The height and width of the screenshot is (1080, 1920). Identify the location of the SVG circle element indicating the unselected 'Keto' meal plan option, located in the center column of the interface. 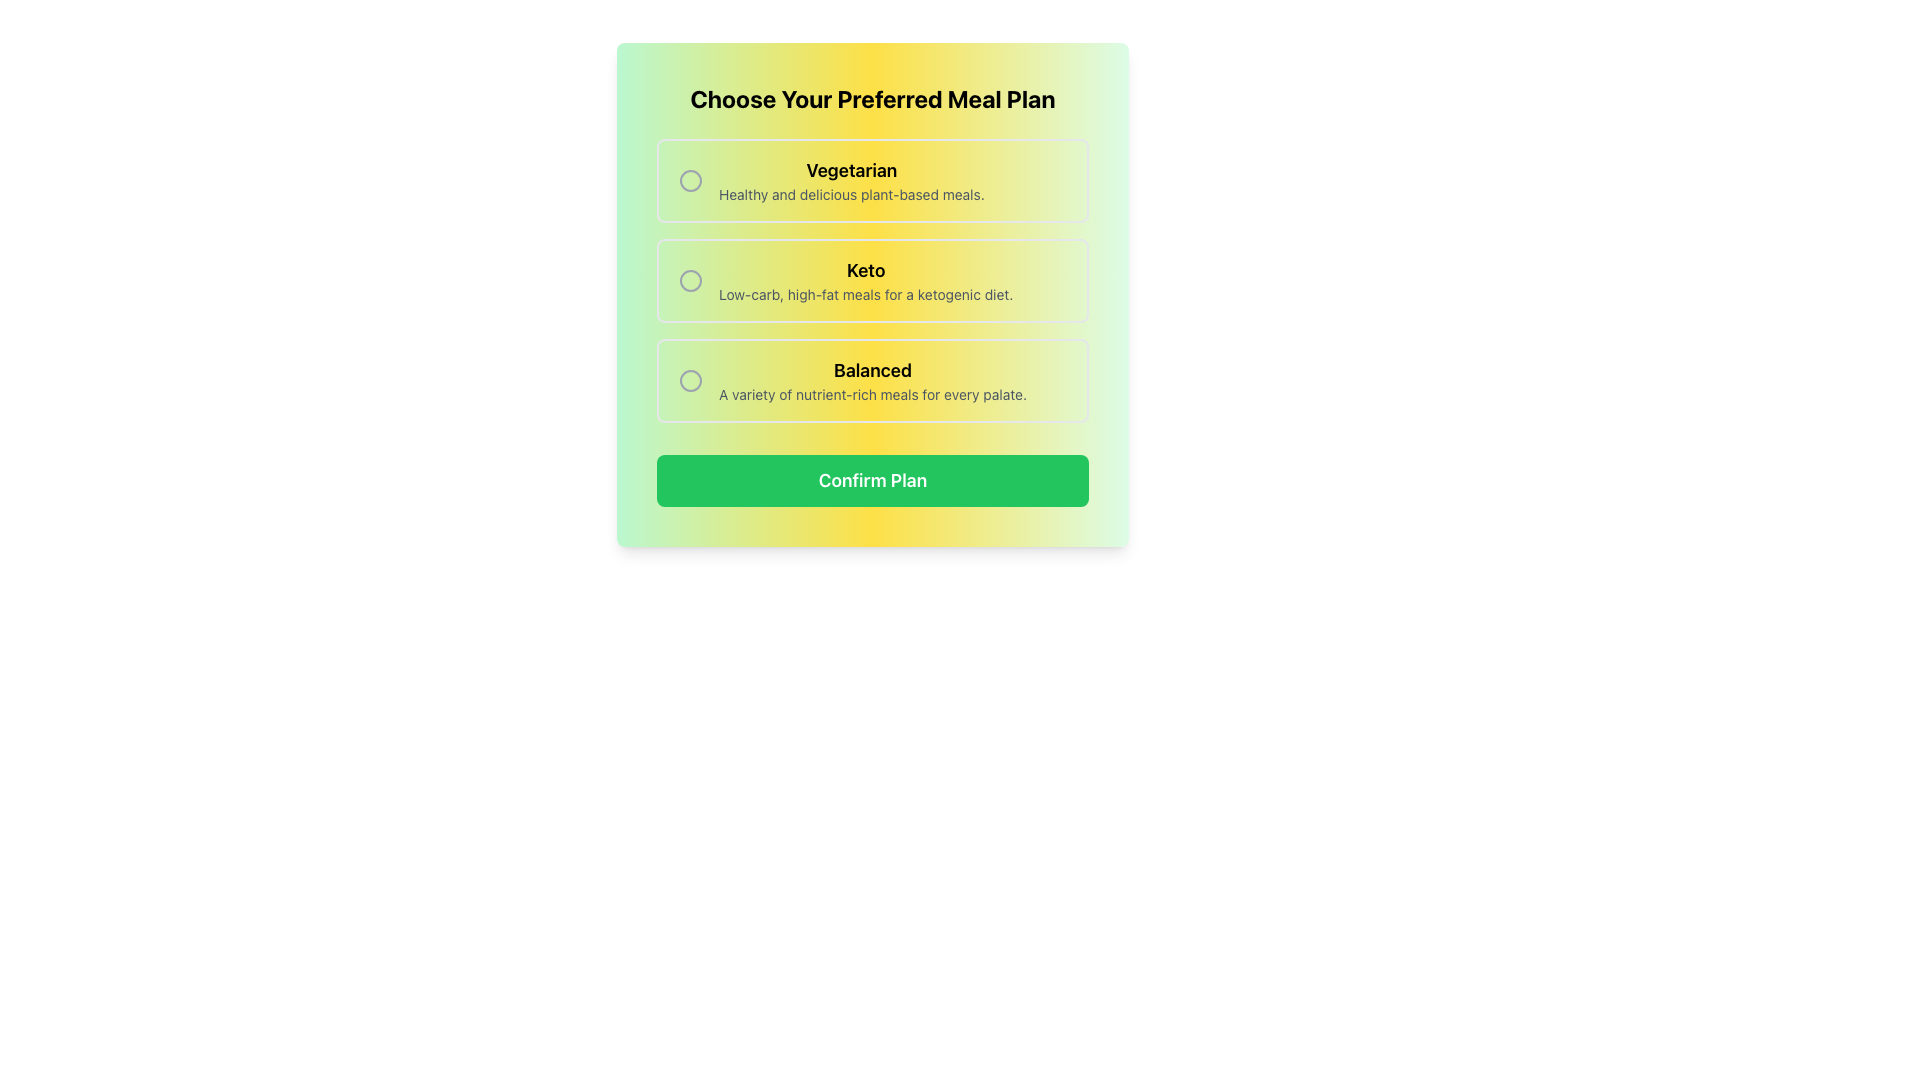
(691, 281).